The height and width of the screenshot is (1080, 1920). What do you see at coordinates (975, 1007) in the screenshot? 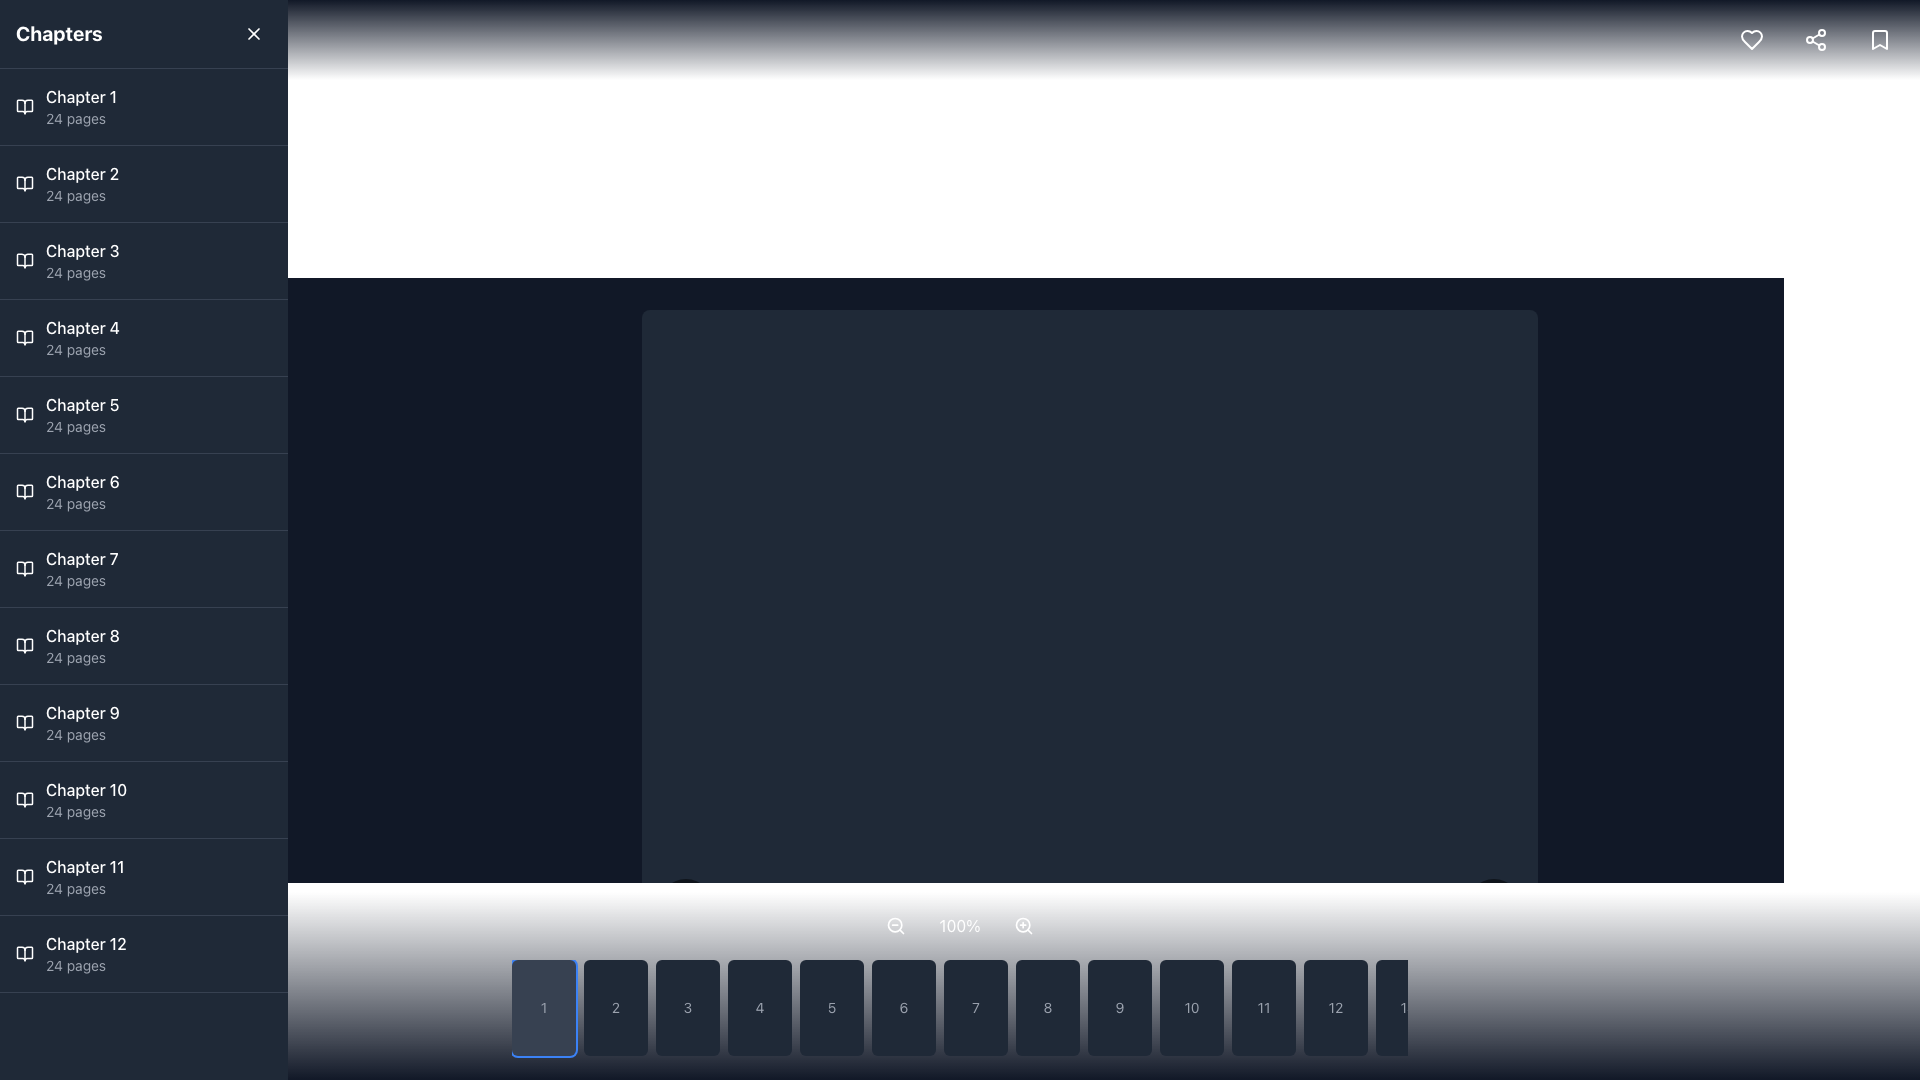
I see `the selectable button associated with the number '7' for keyboard interaction` at bounding box center [975, 1007].